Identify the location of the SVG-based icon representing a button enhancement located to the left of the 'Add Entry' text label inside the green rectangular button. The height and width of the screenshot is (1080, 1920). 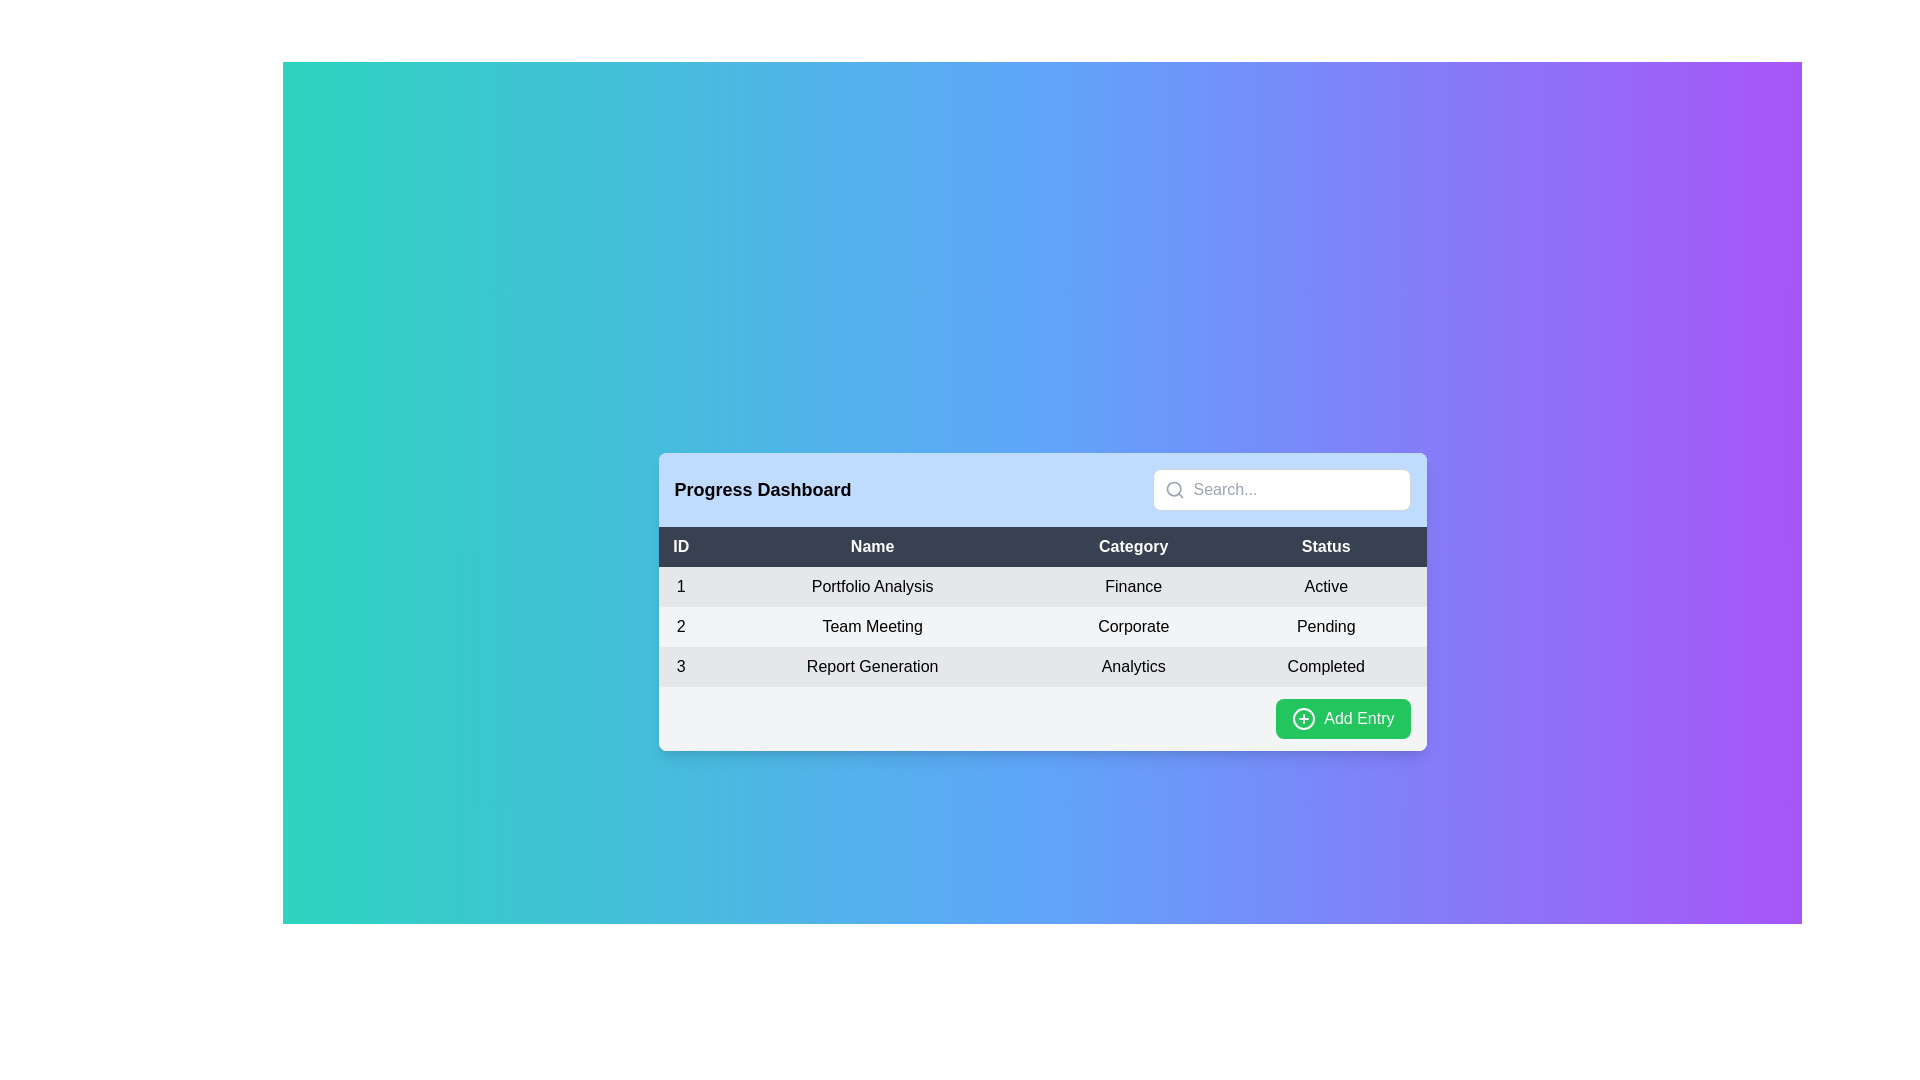
(1304, 717).